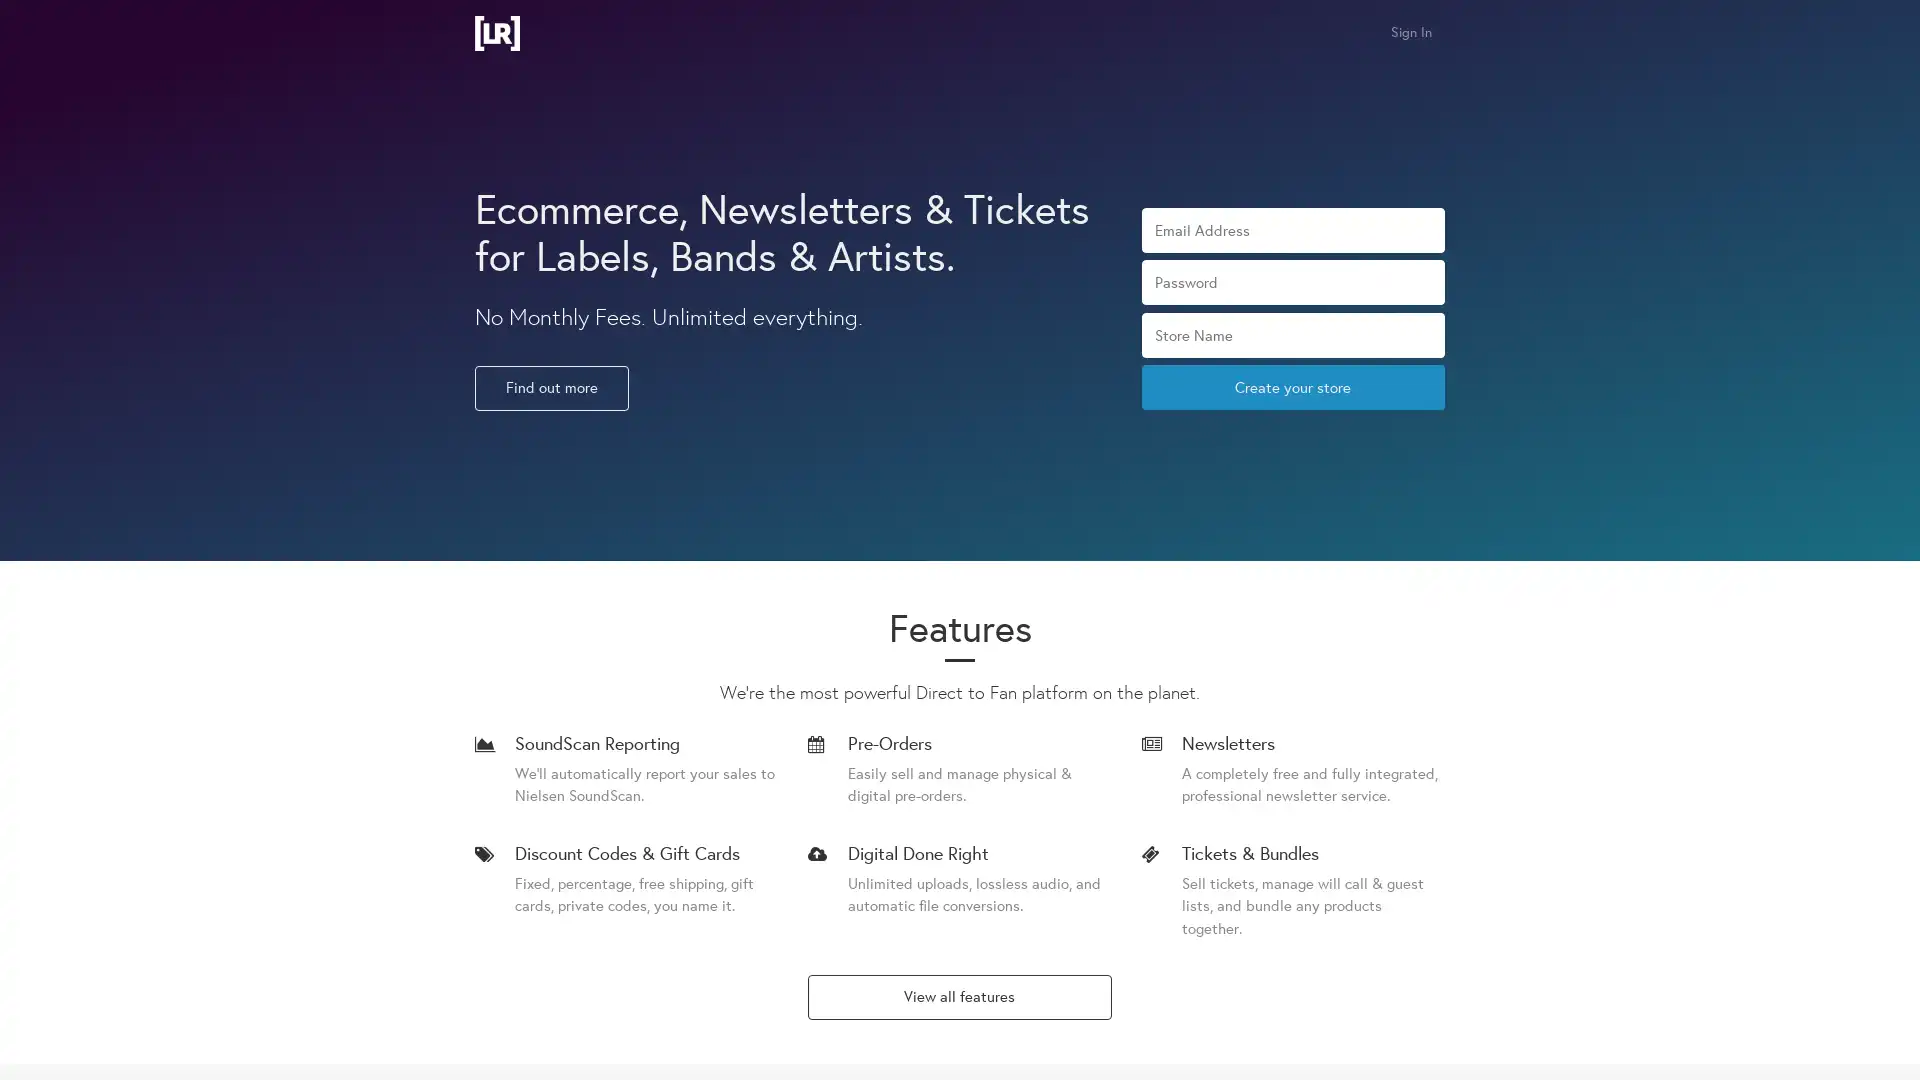 The image size is (1920, 1080). I want to click on Create your store, so click(1292, 387).